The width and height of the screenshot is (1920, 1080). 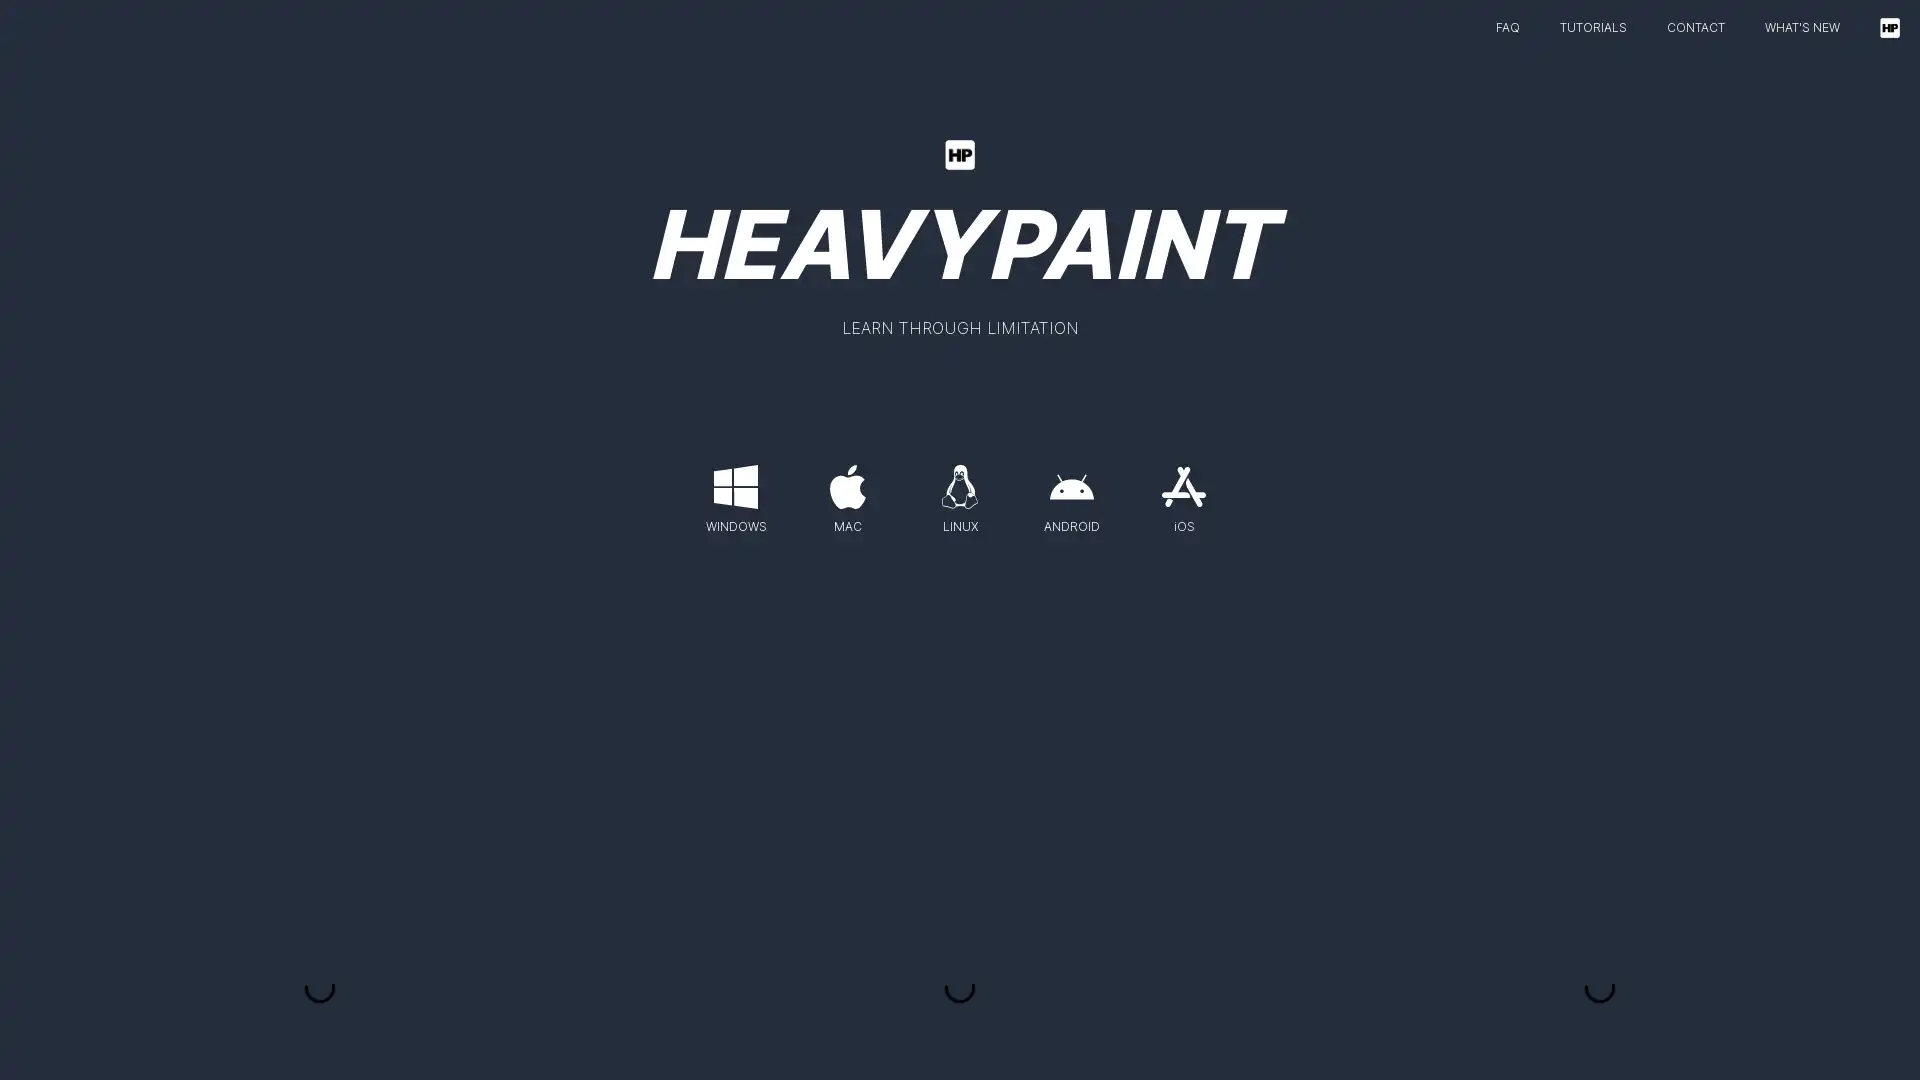 What do you see at coordinates (1070, 493) in the screenshot?
I see `ANDROID` at bounding box center [1070, 493].